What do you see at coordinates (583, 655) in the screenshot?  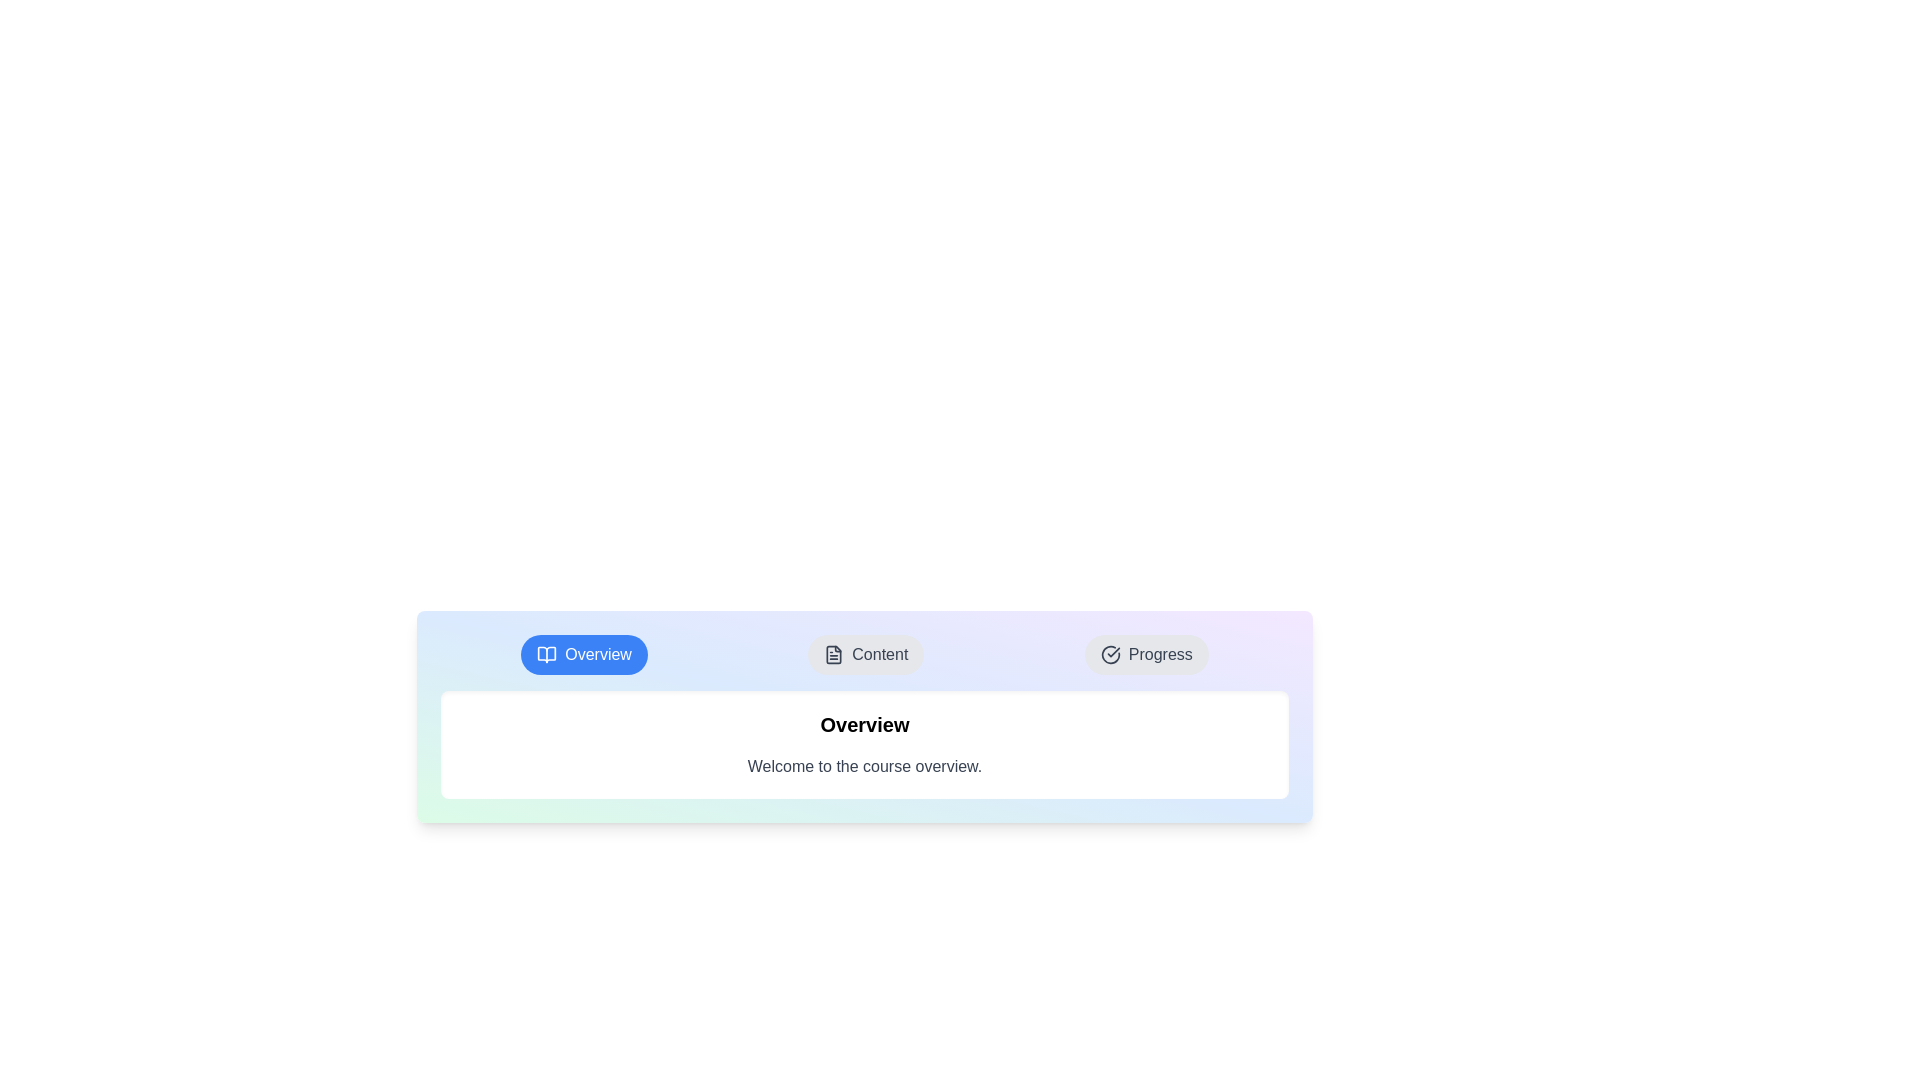 I see `the Overview tab in the CourseManagementTabs component` at bounding box center [583, 655].